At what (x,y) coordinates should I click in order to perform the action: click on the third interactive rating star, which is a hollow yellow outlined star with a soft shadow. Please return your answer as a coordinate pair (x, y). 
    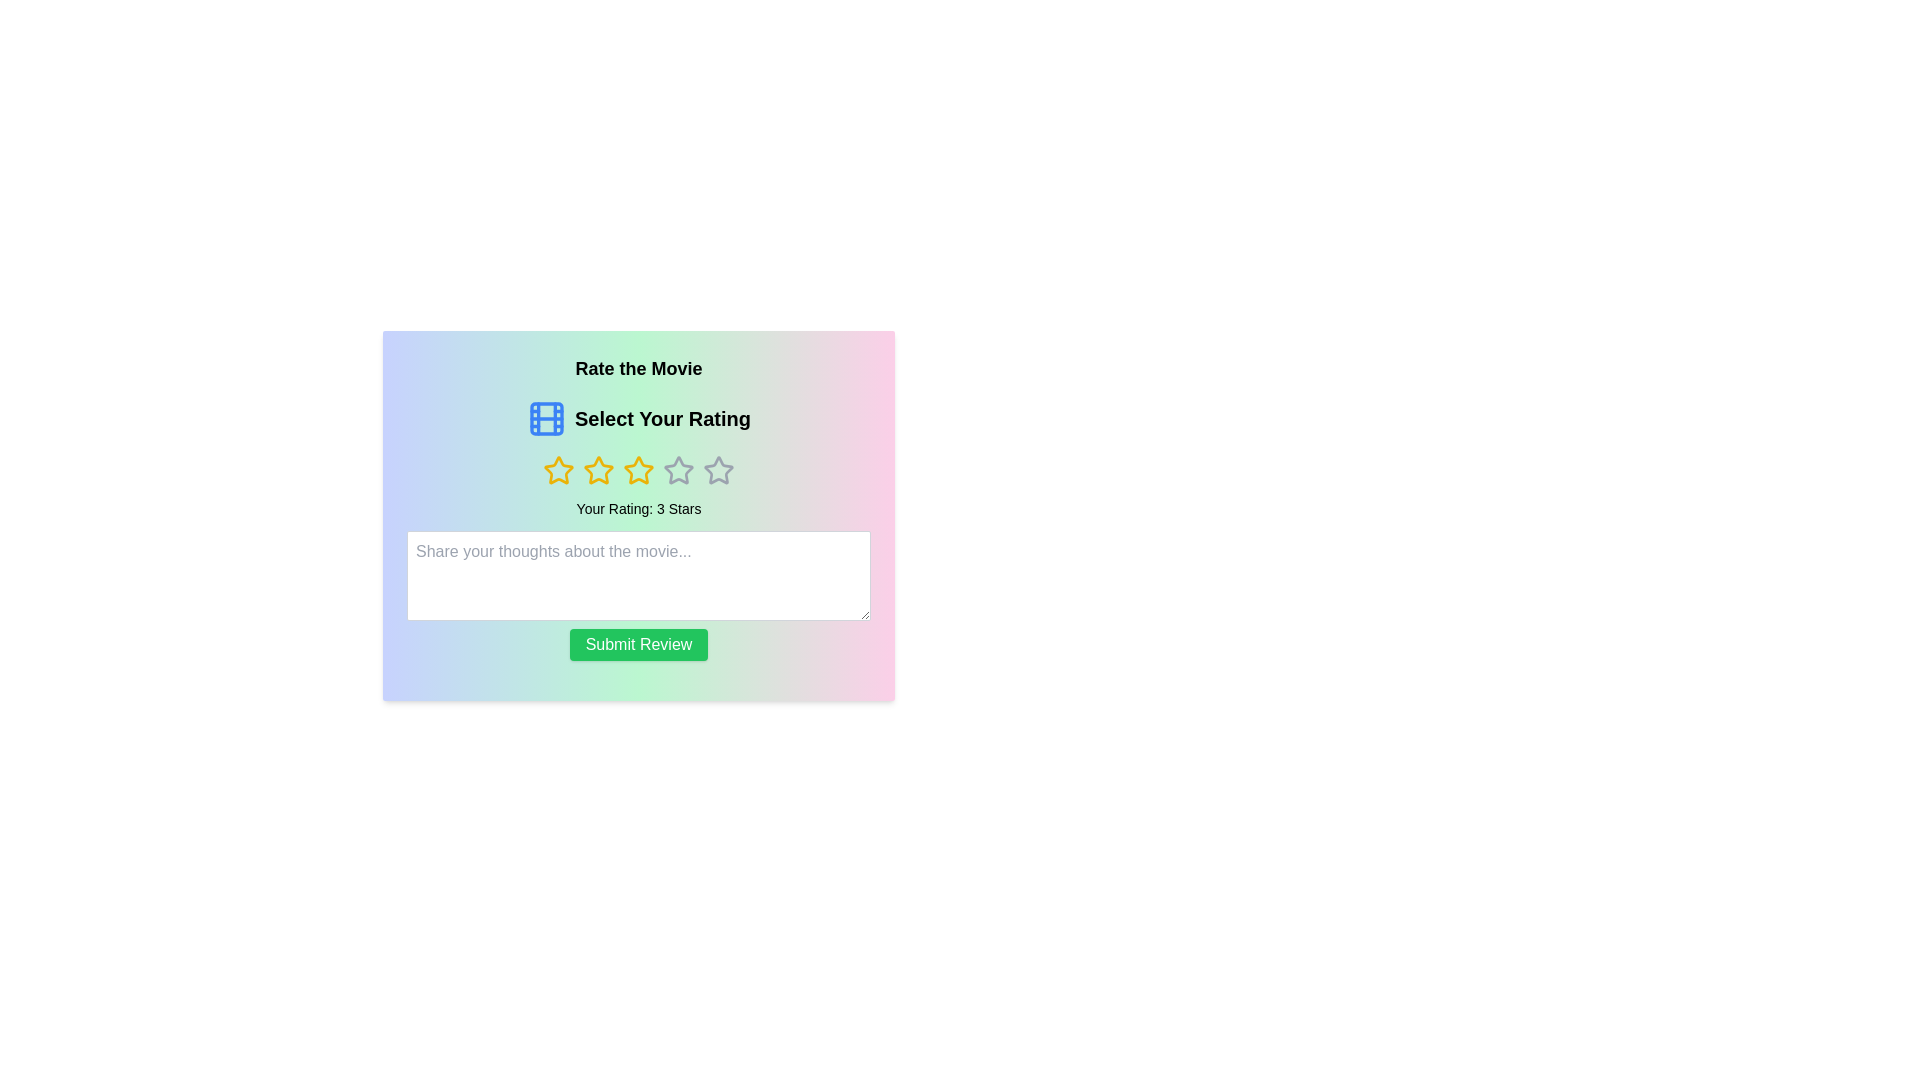
    Looking at the image, I should click on (598, 470).